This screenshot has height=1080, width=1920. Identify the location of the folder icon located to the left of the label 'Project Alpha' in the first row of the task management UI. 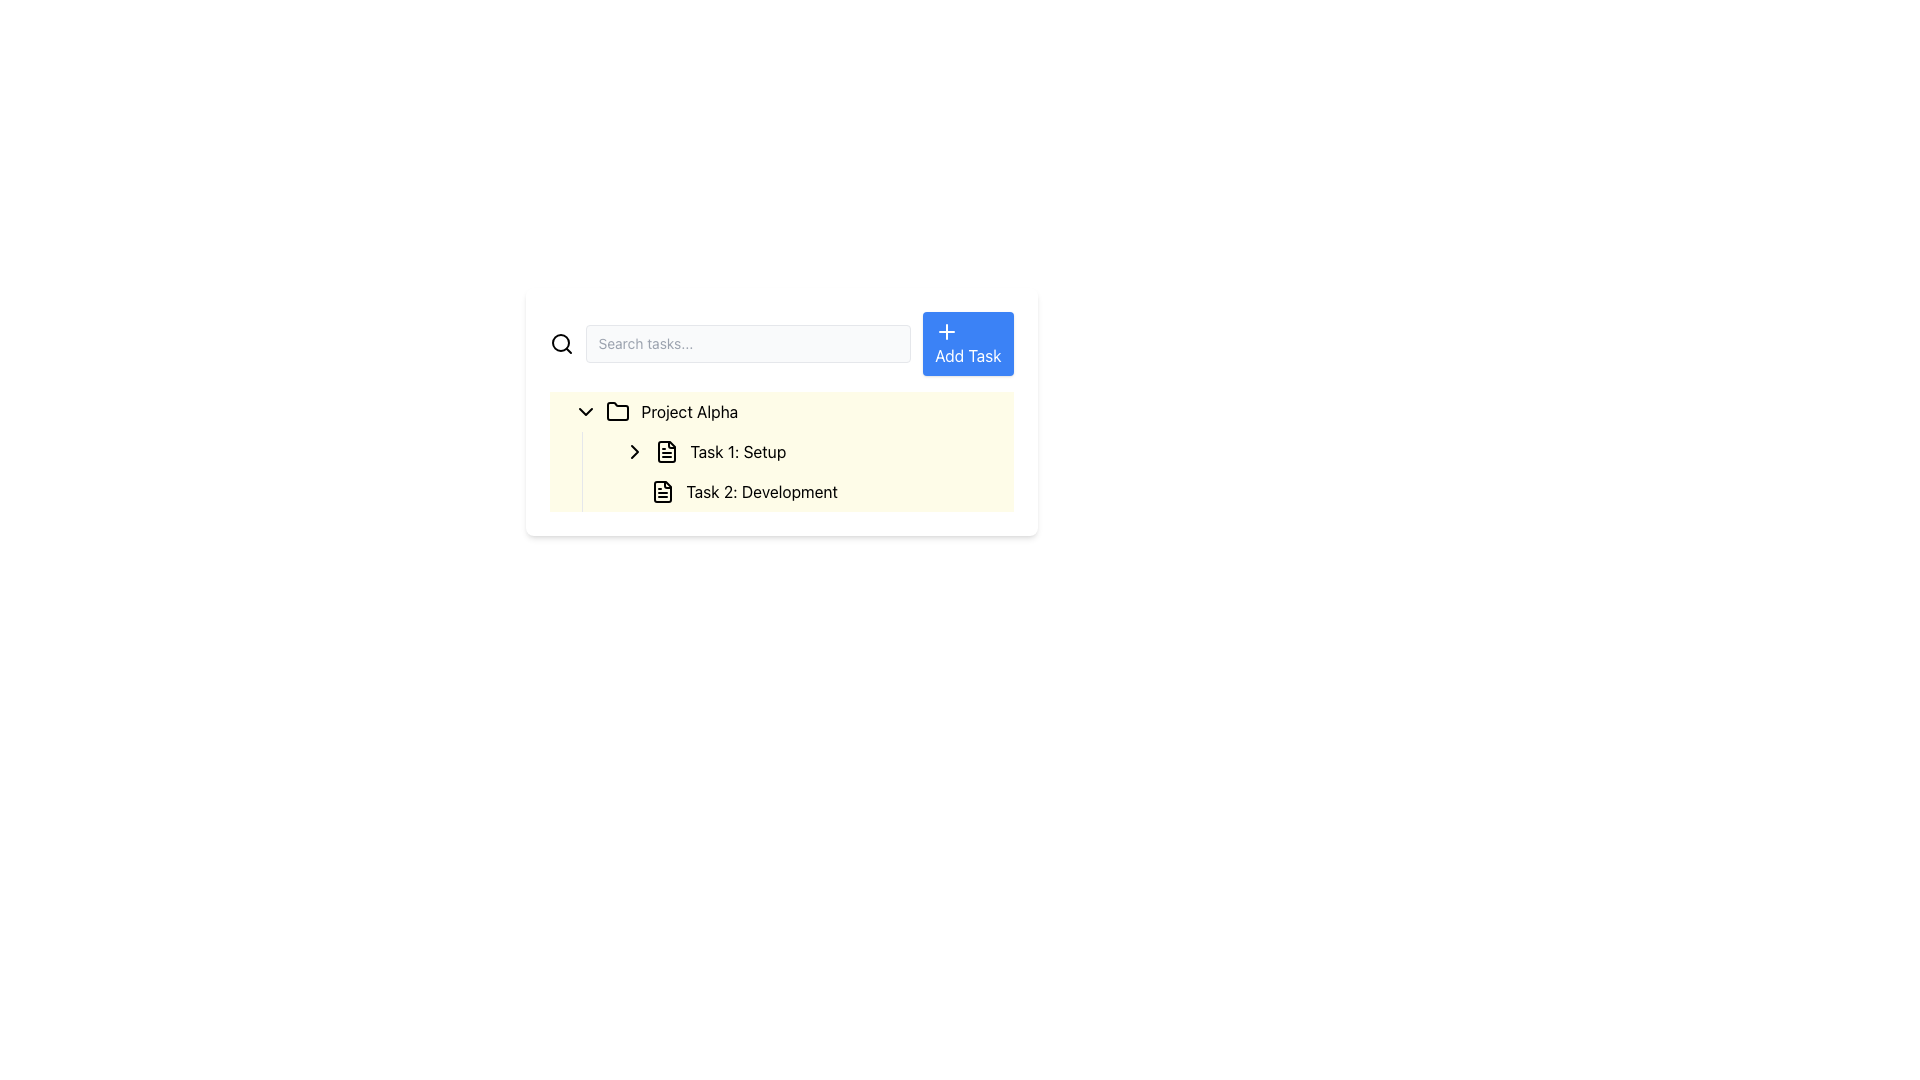
(616, 410).